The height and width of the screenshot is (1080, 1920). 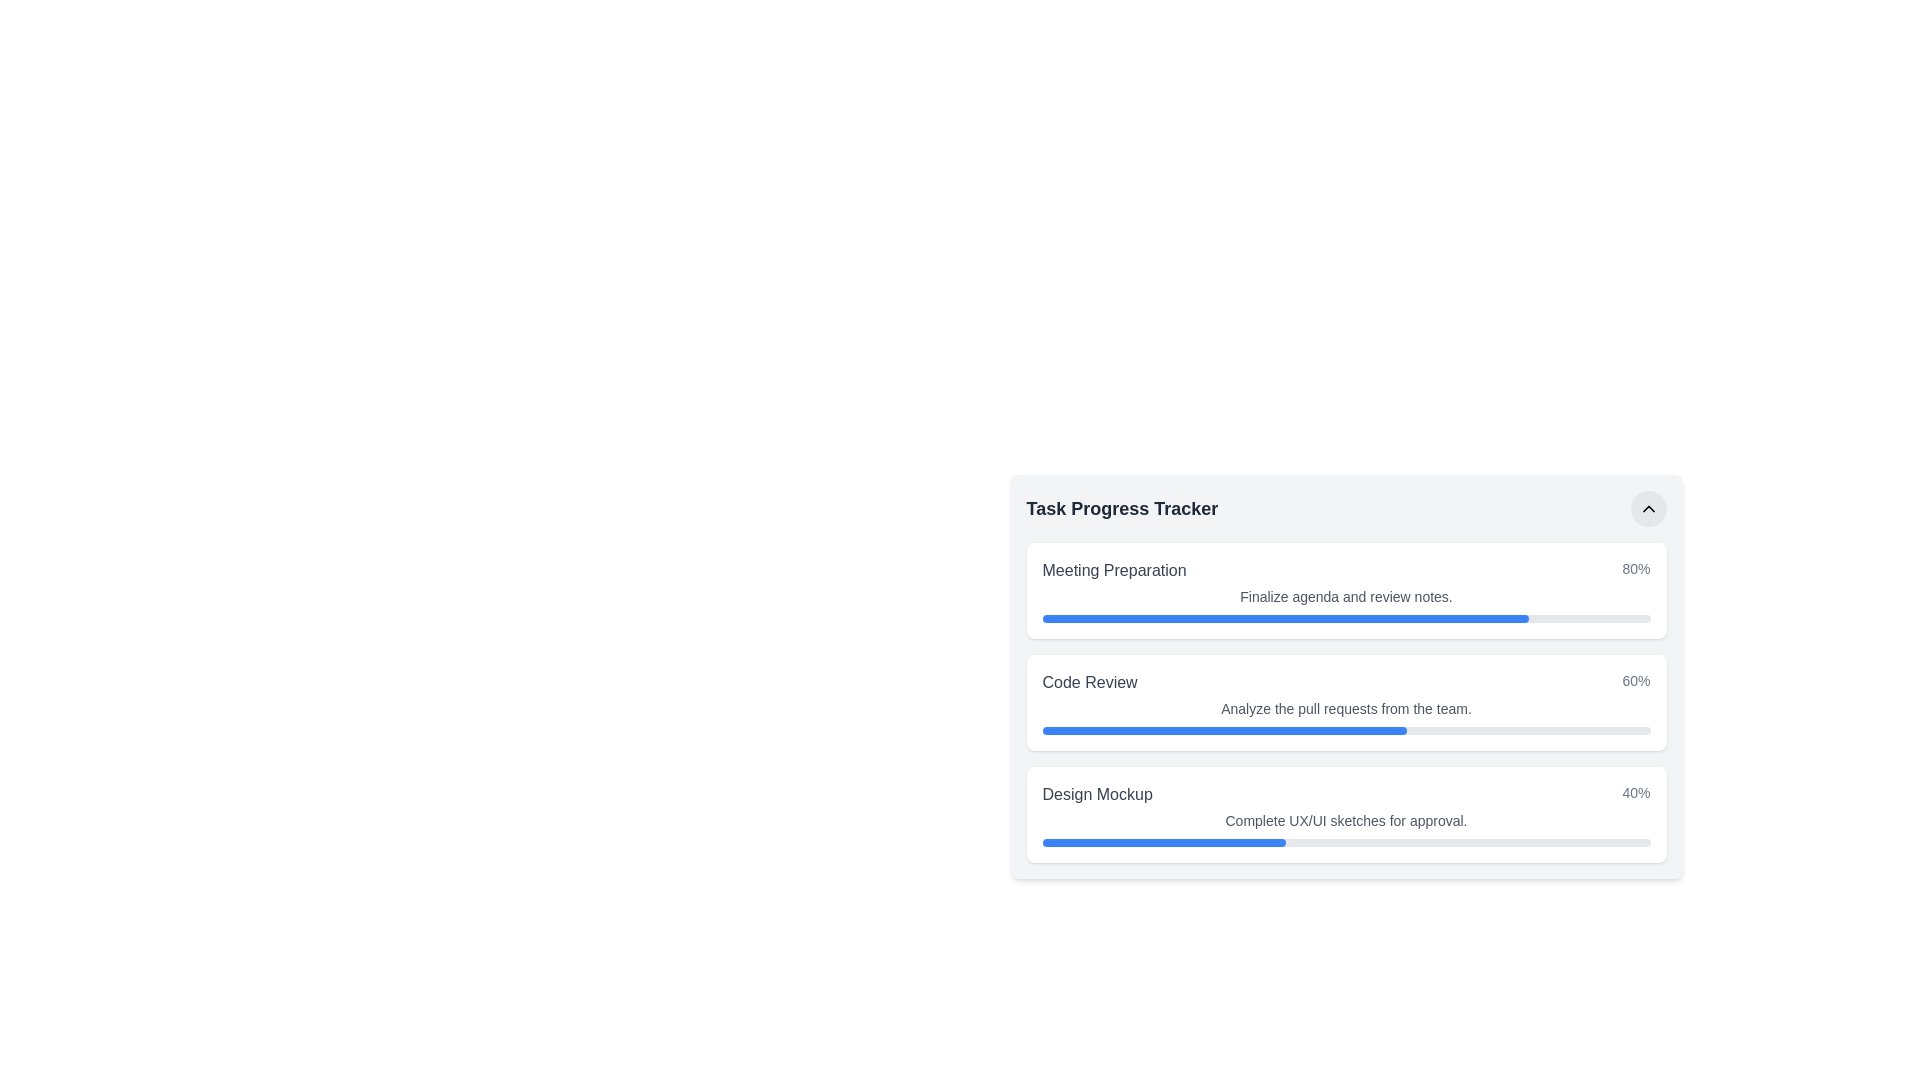 I want to click on the 'Design Mockup' label indicating the task title in the task tracker interface, so click(x=1096, y=793).